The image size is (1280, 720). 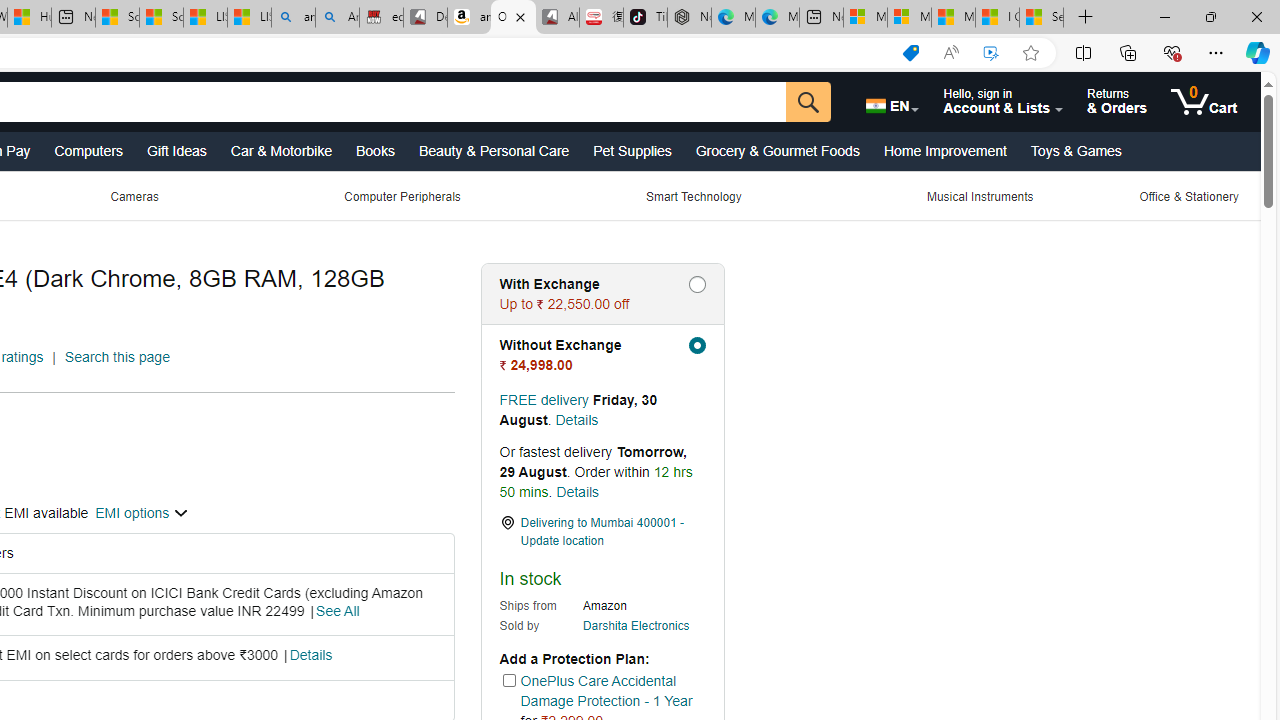 I want to click on 'Shopping in Microsoft Edge', so click(x=909, y=52).